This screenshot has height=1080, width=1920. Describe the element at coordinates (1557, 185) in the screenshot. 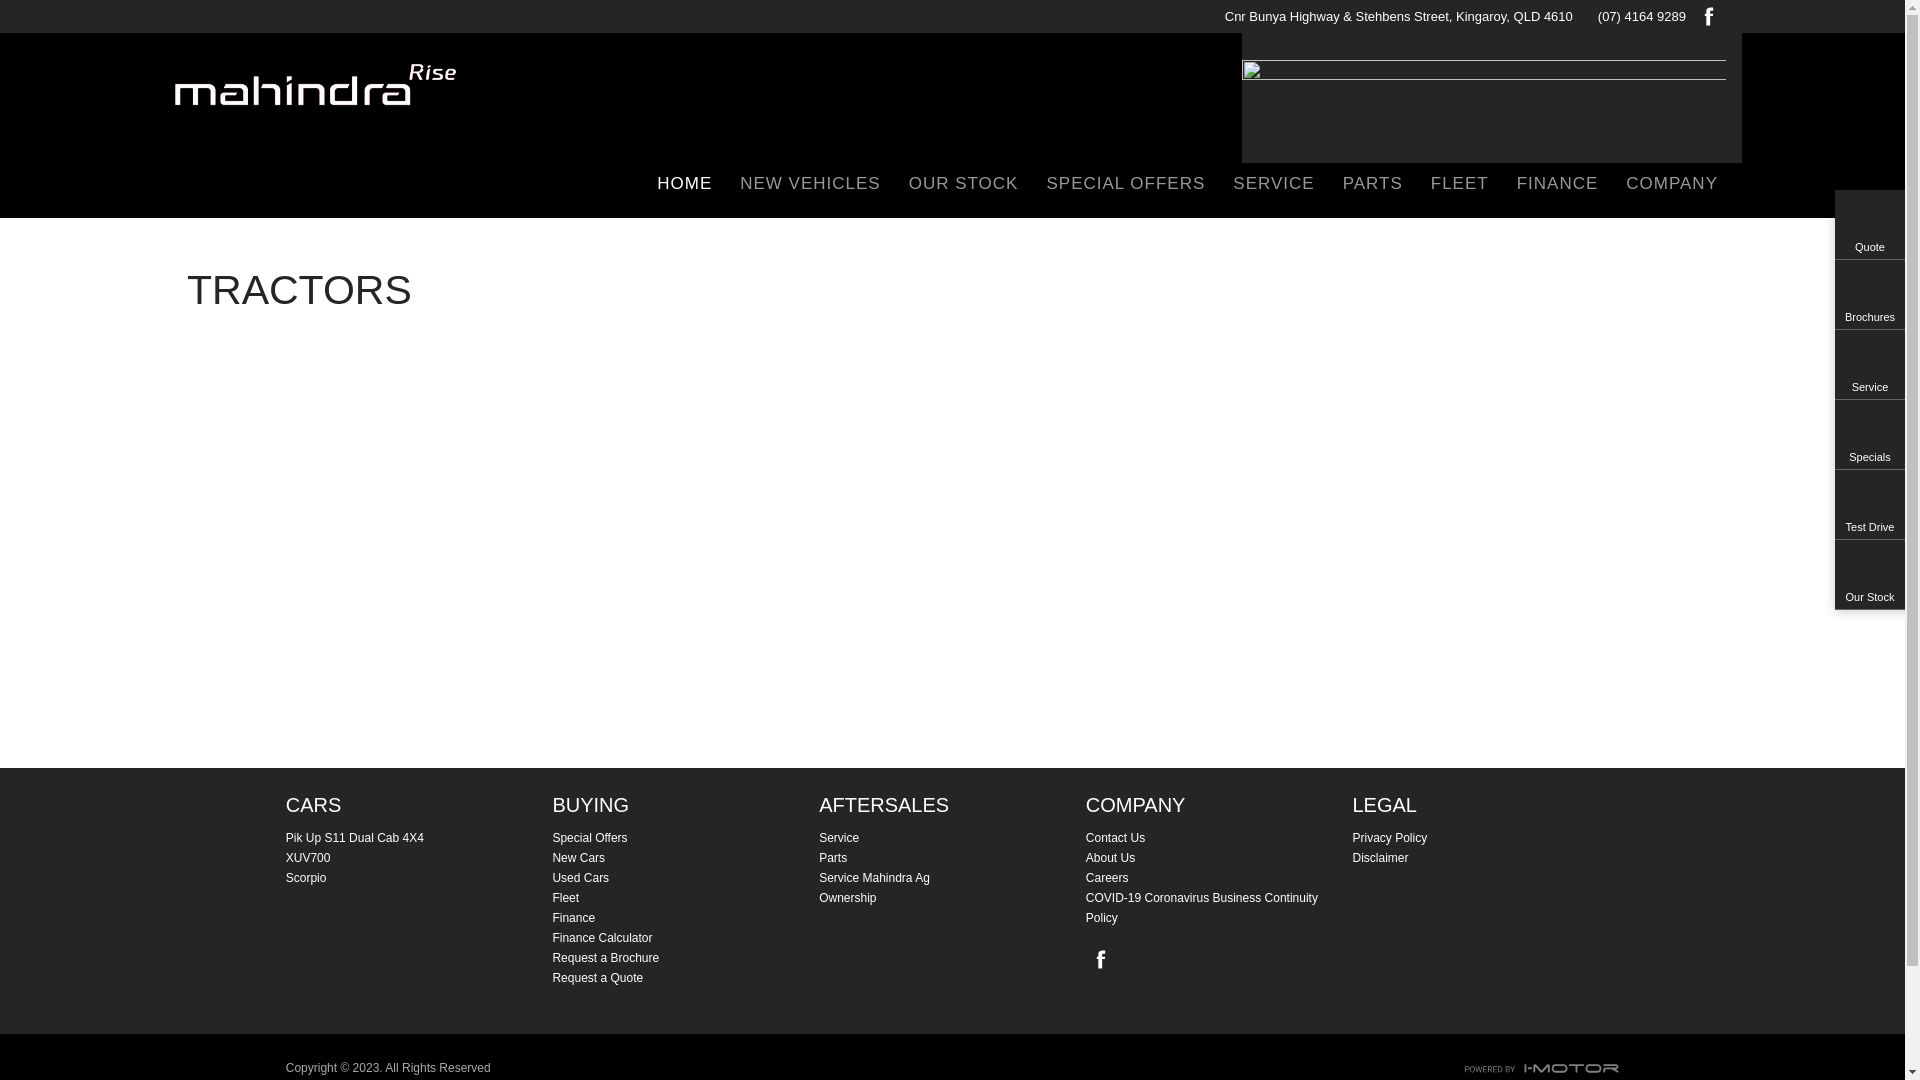

I see `'FINANCE'` at that location.